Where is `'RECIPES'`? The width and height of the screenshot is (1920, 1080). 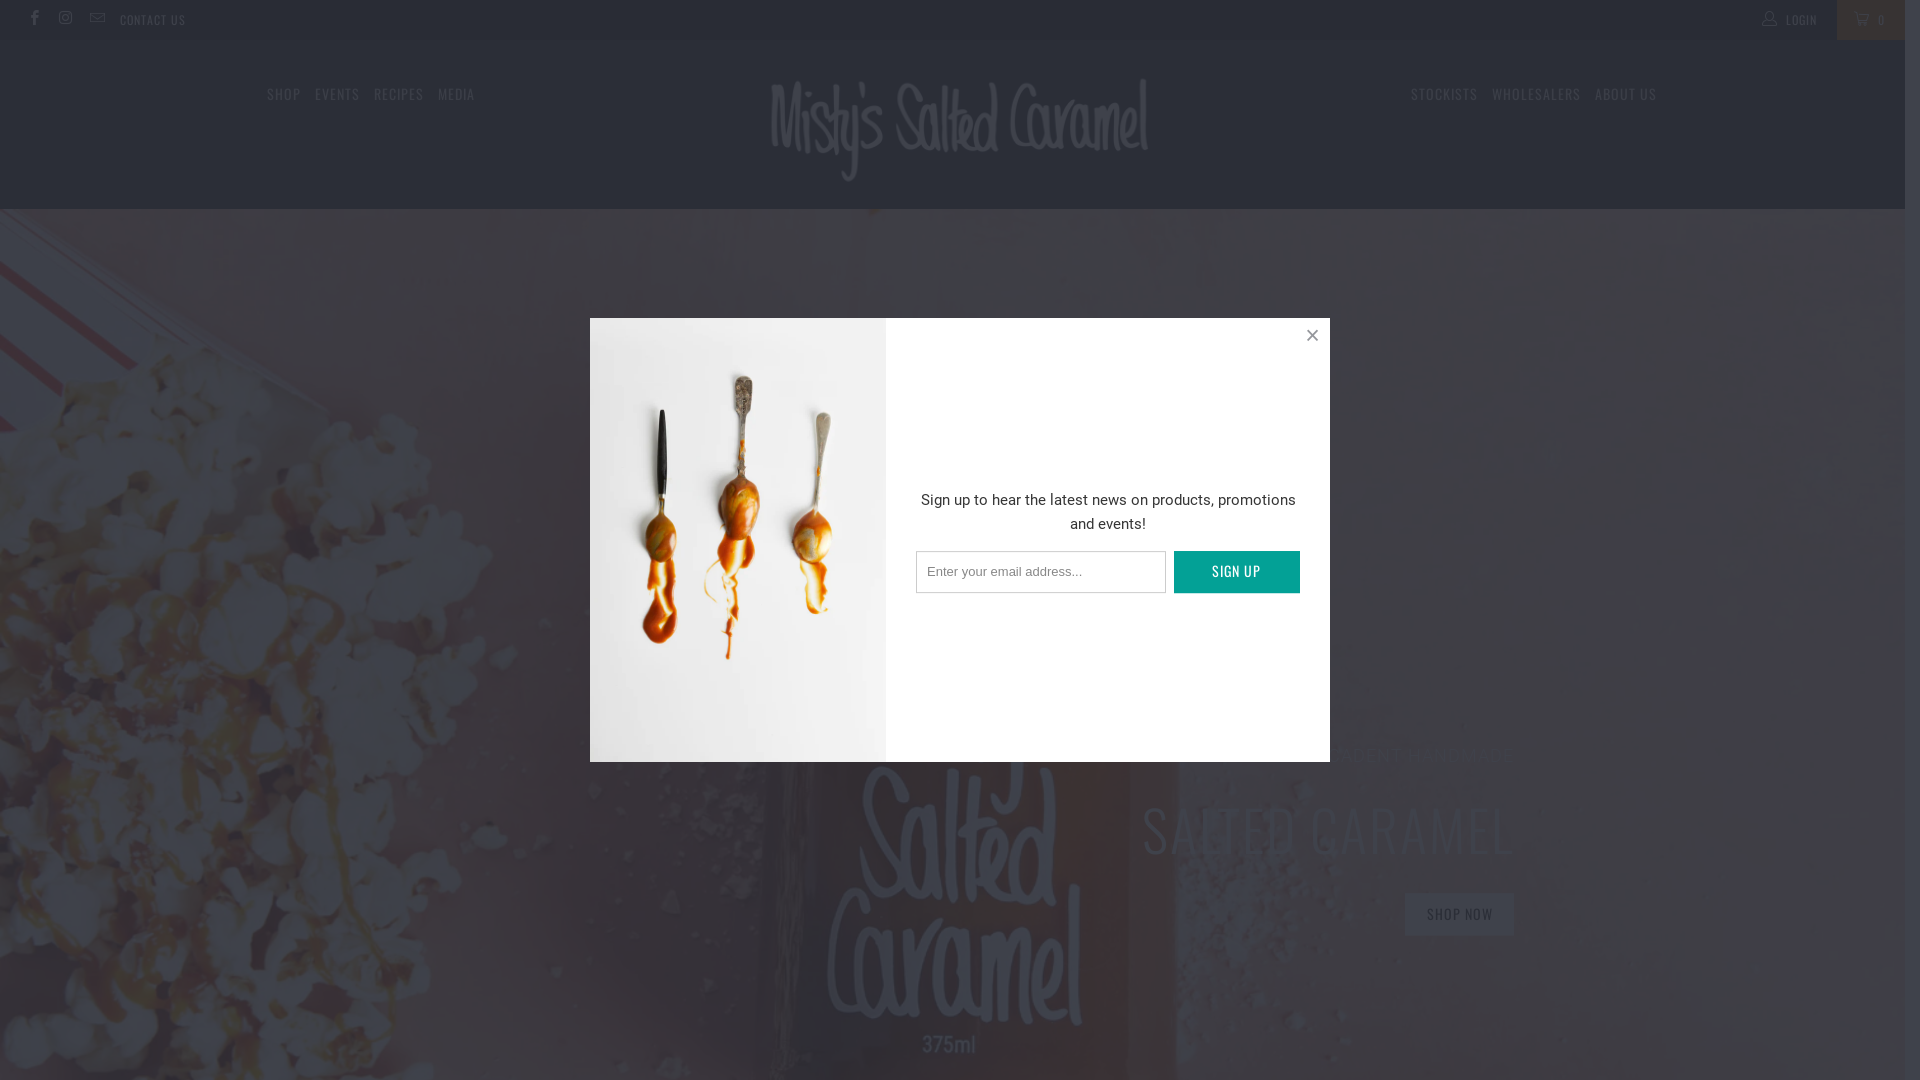
'RECIPES' is located at coordinates (398, 94).